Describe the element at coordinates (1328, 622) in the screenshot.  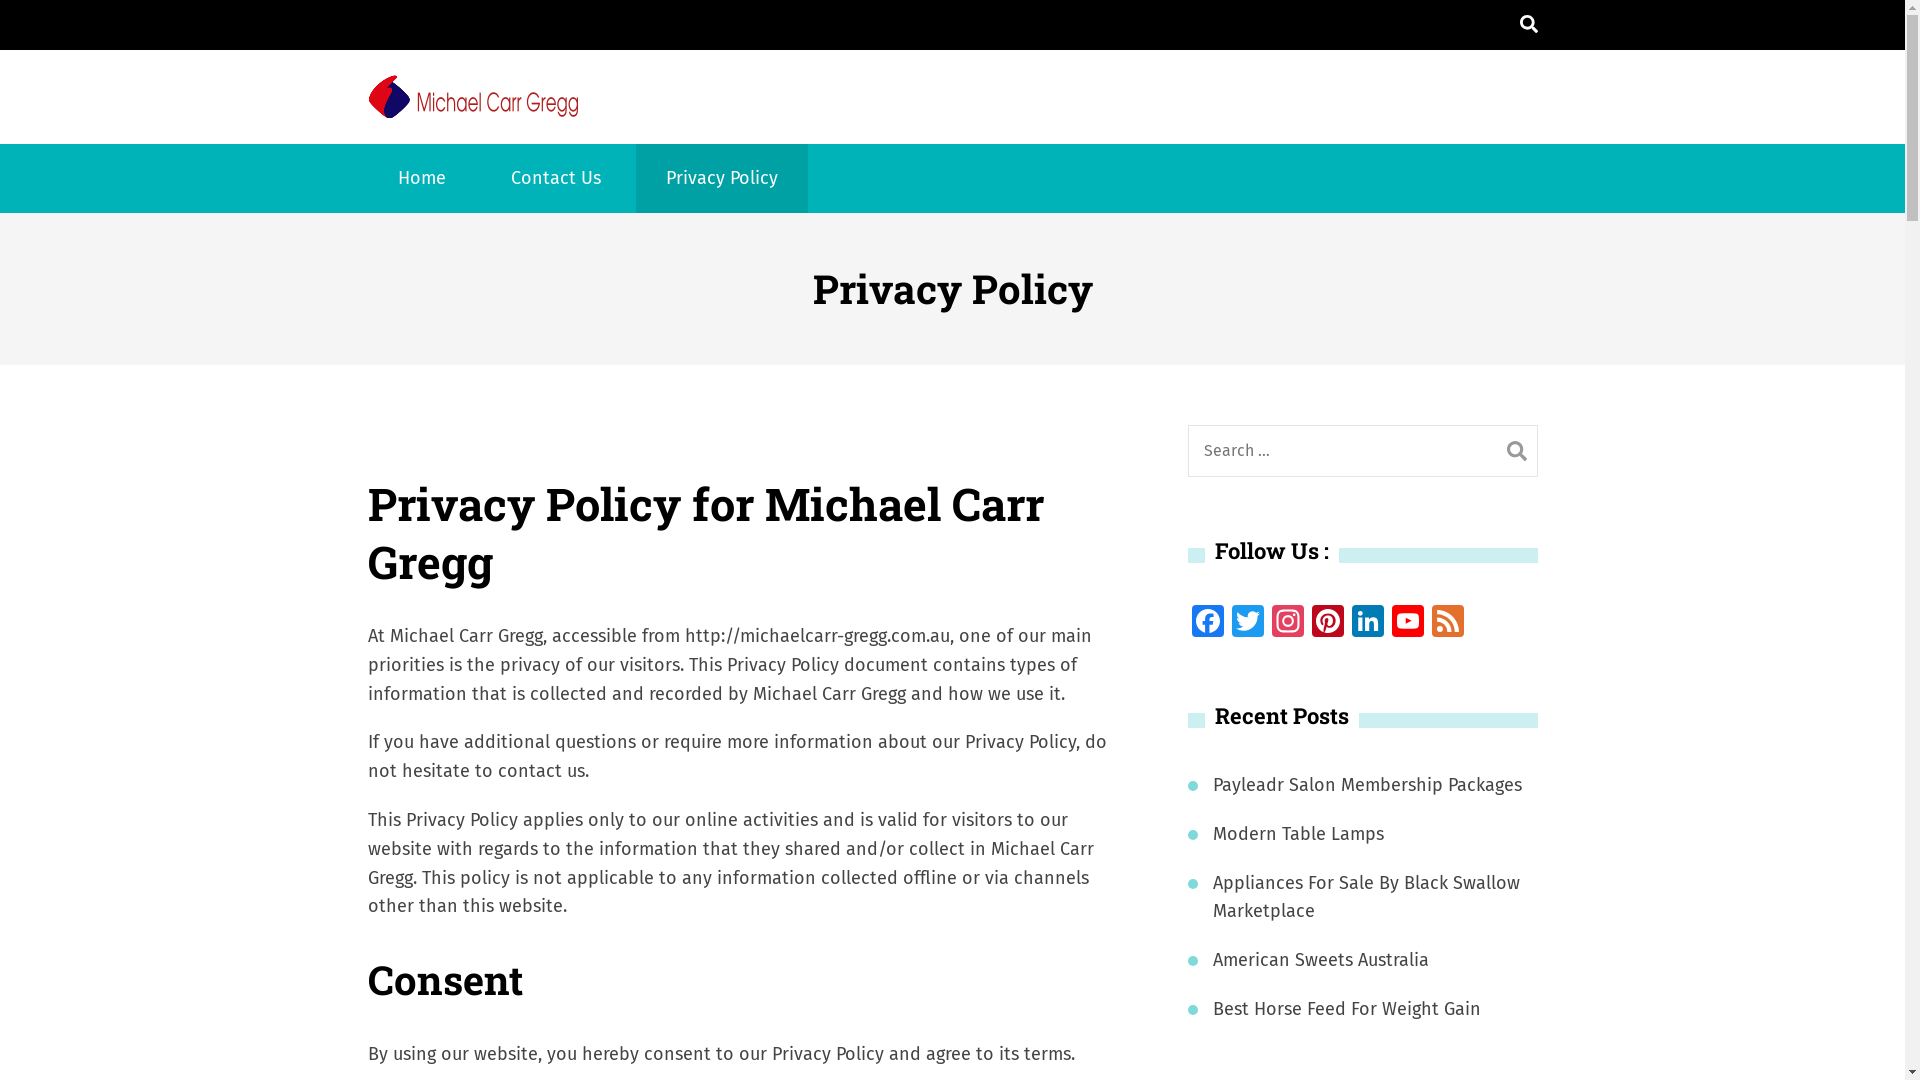
I see `'Pinterest'` at that location.